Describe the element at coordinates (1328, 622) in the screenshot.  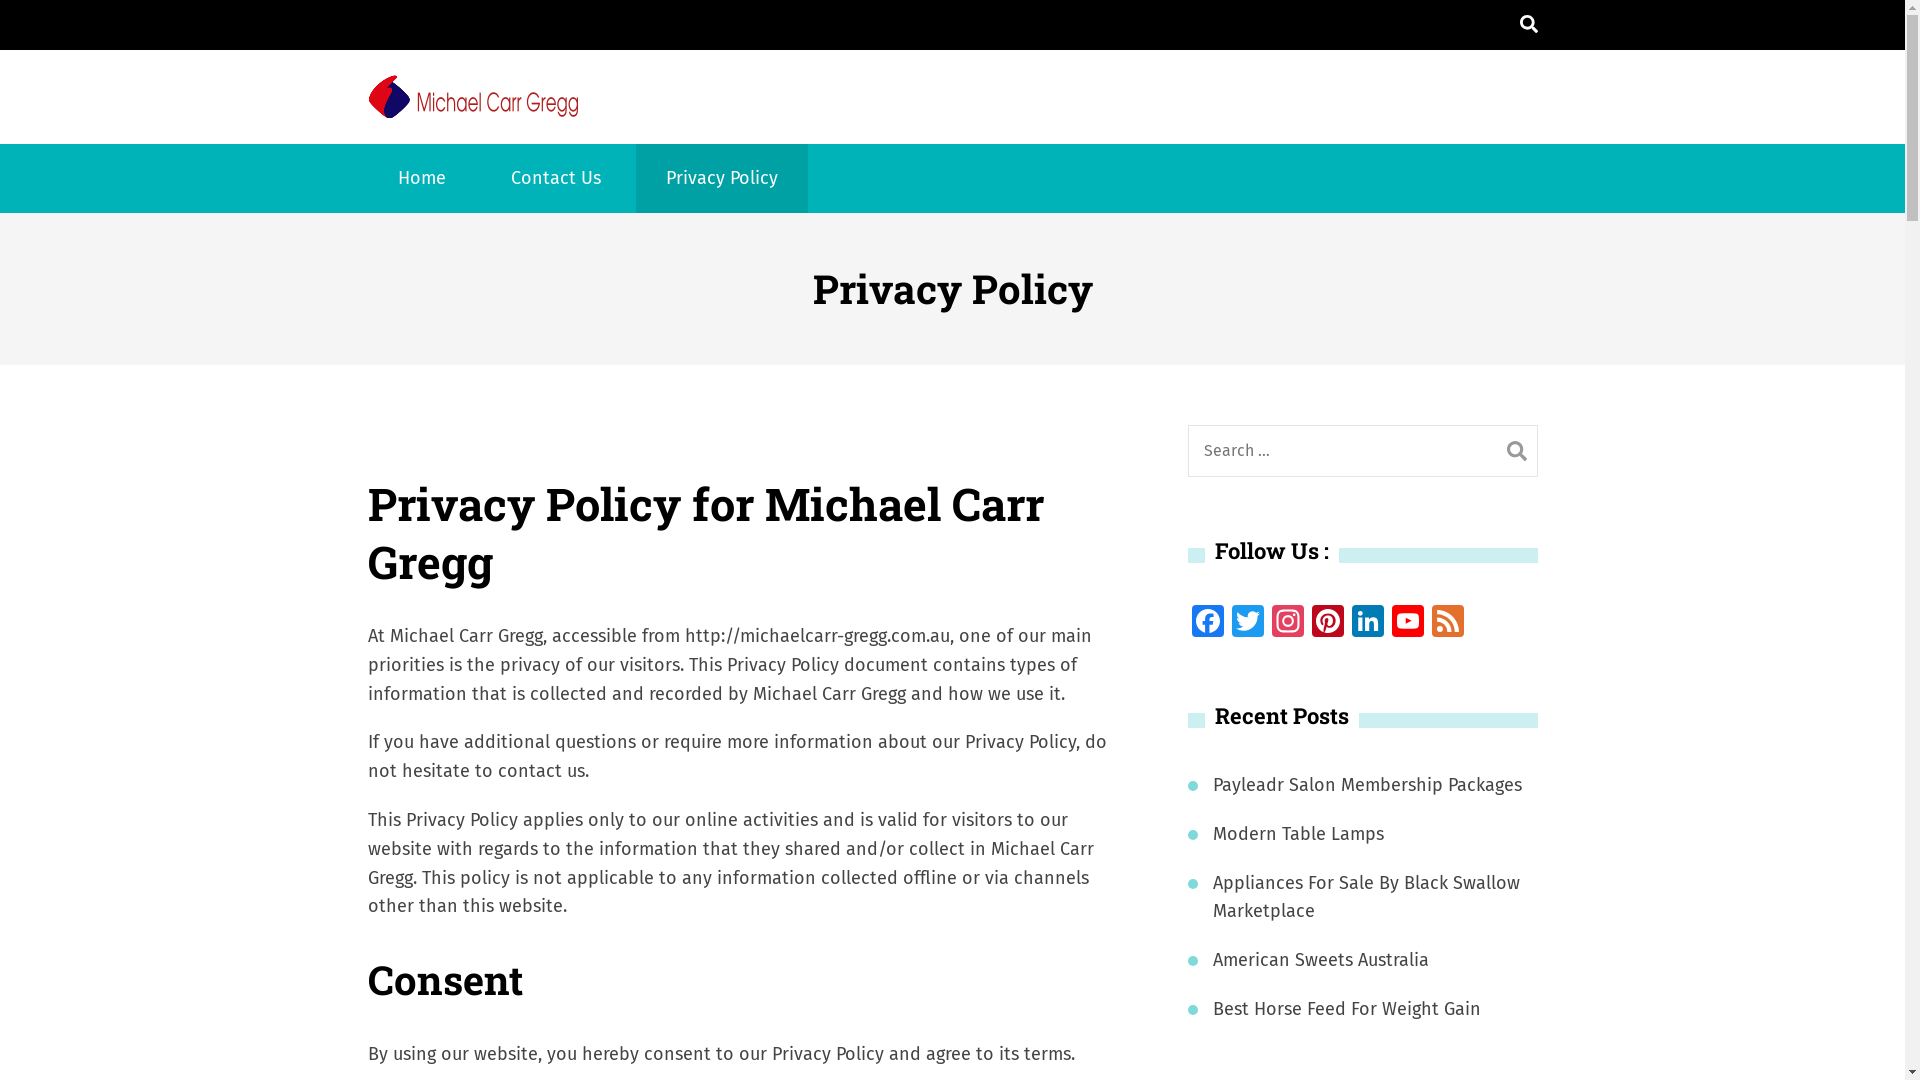
I see `'Pinterest'` at that location.